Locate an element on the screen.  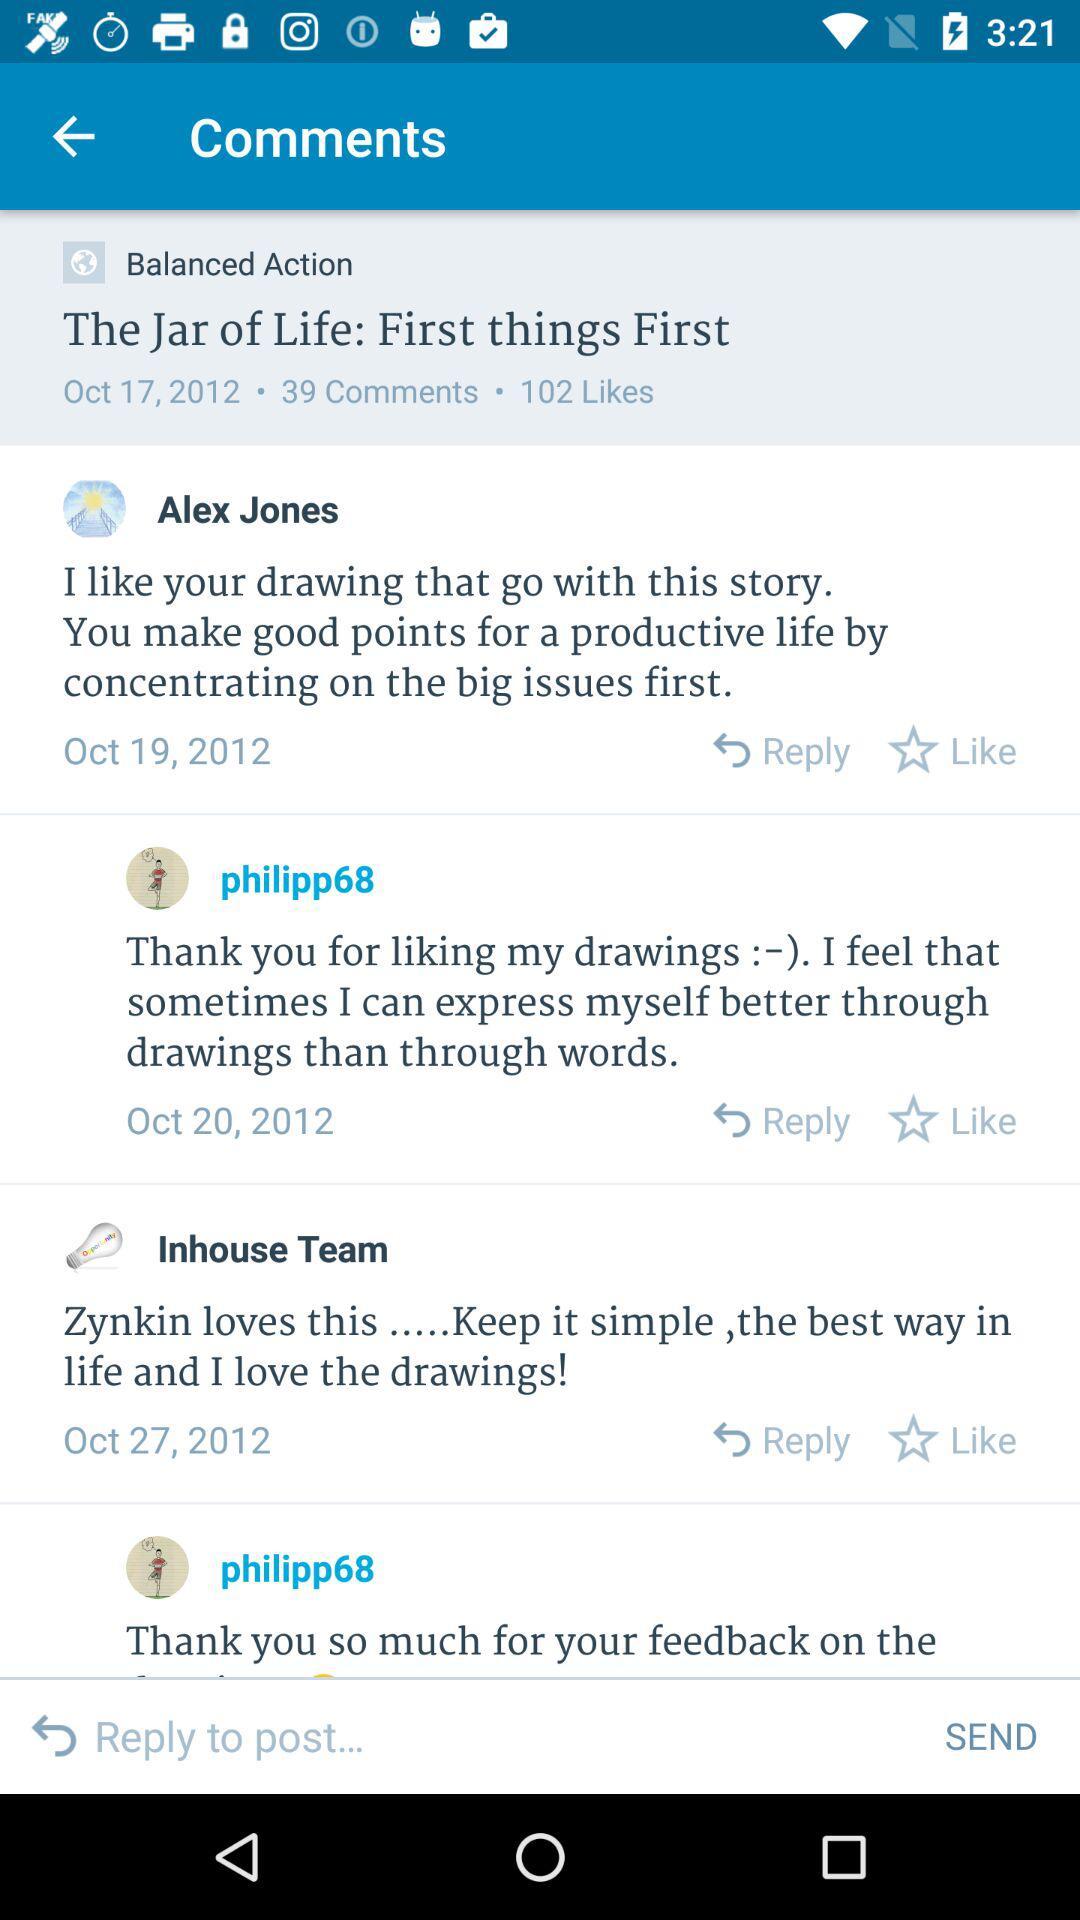
the item below oct 20, 2012 item is located at coordinates (273, 1247).